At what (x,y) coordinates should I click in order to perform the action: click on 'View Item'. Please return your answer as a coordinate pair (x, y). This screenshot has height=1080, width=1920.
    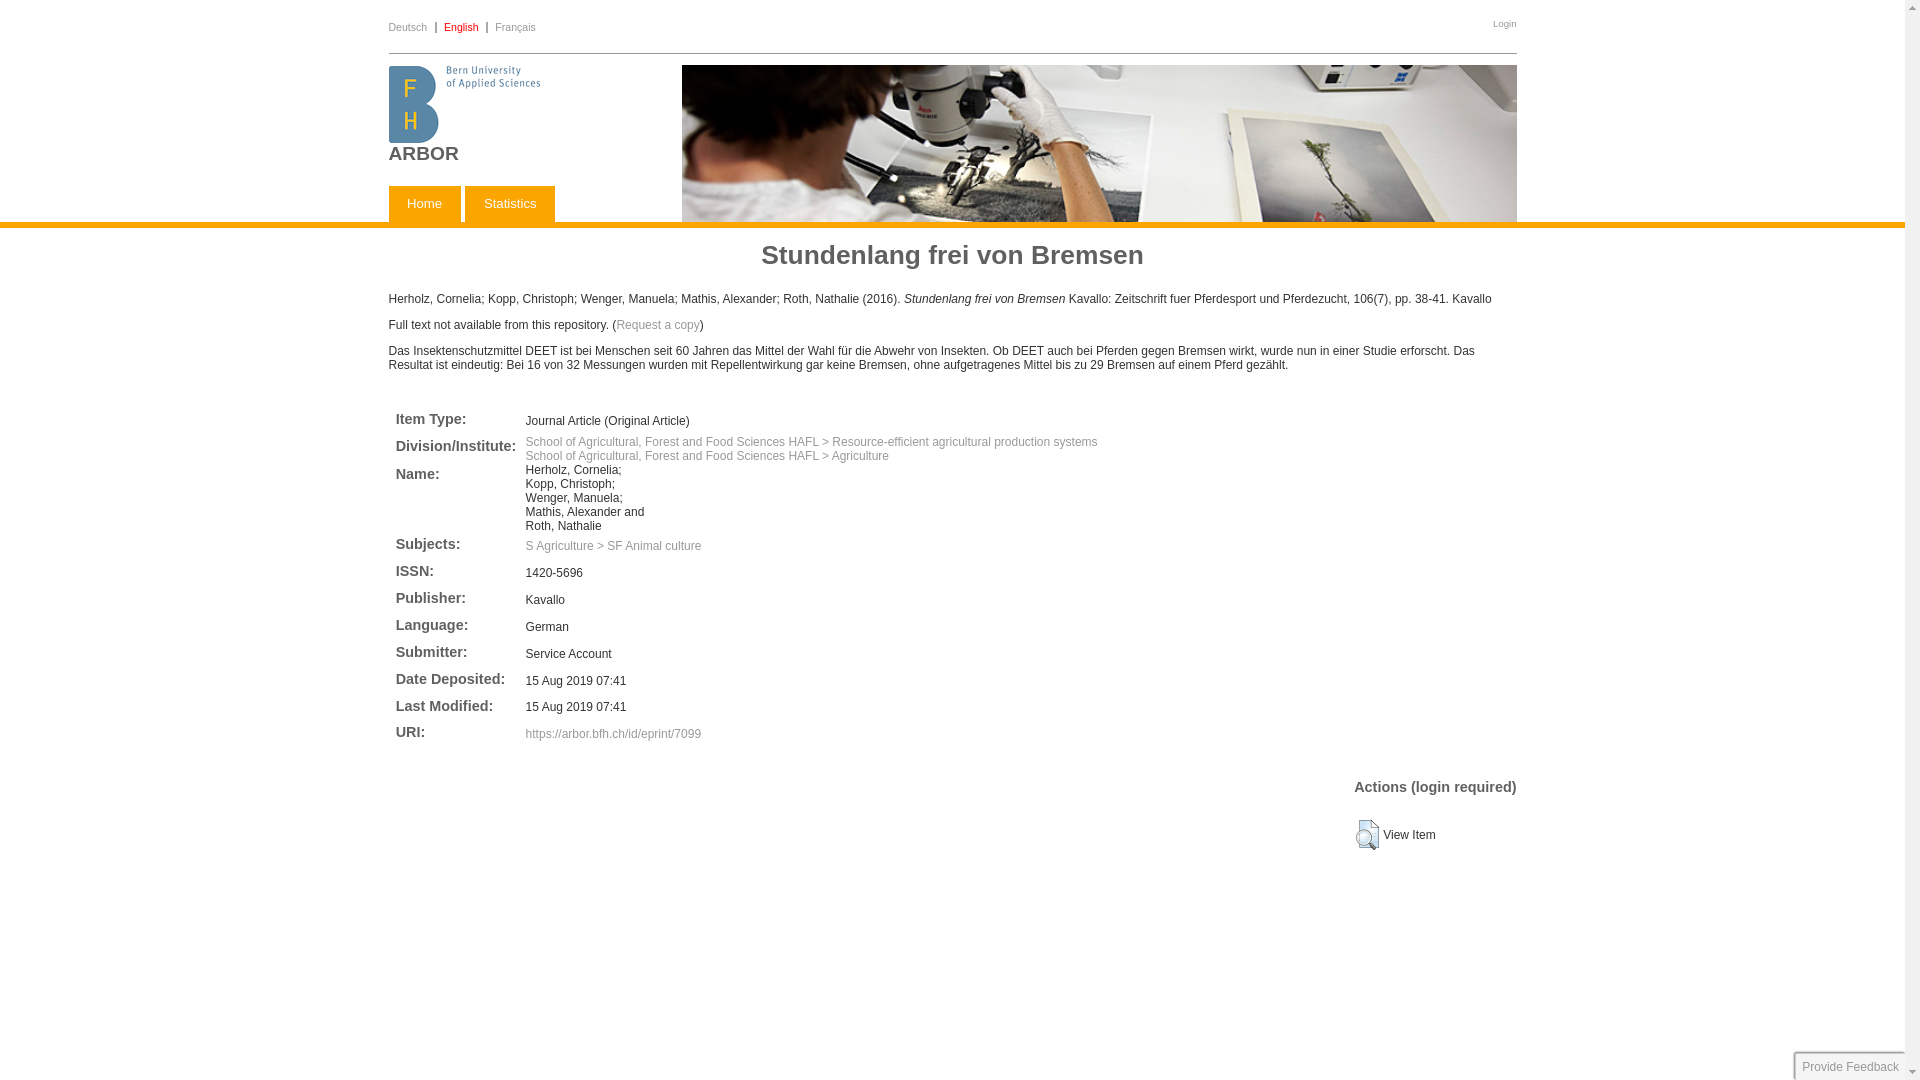
    Looking at the image, I should click on (1356, 834).